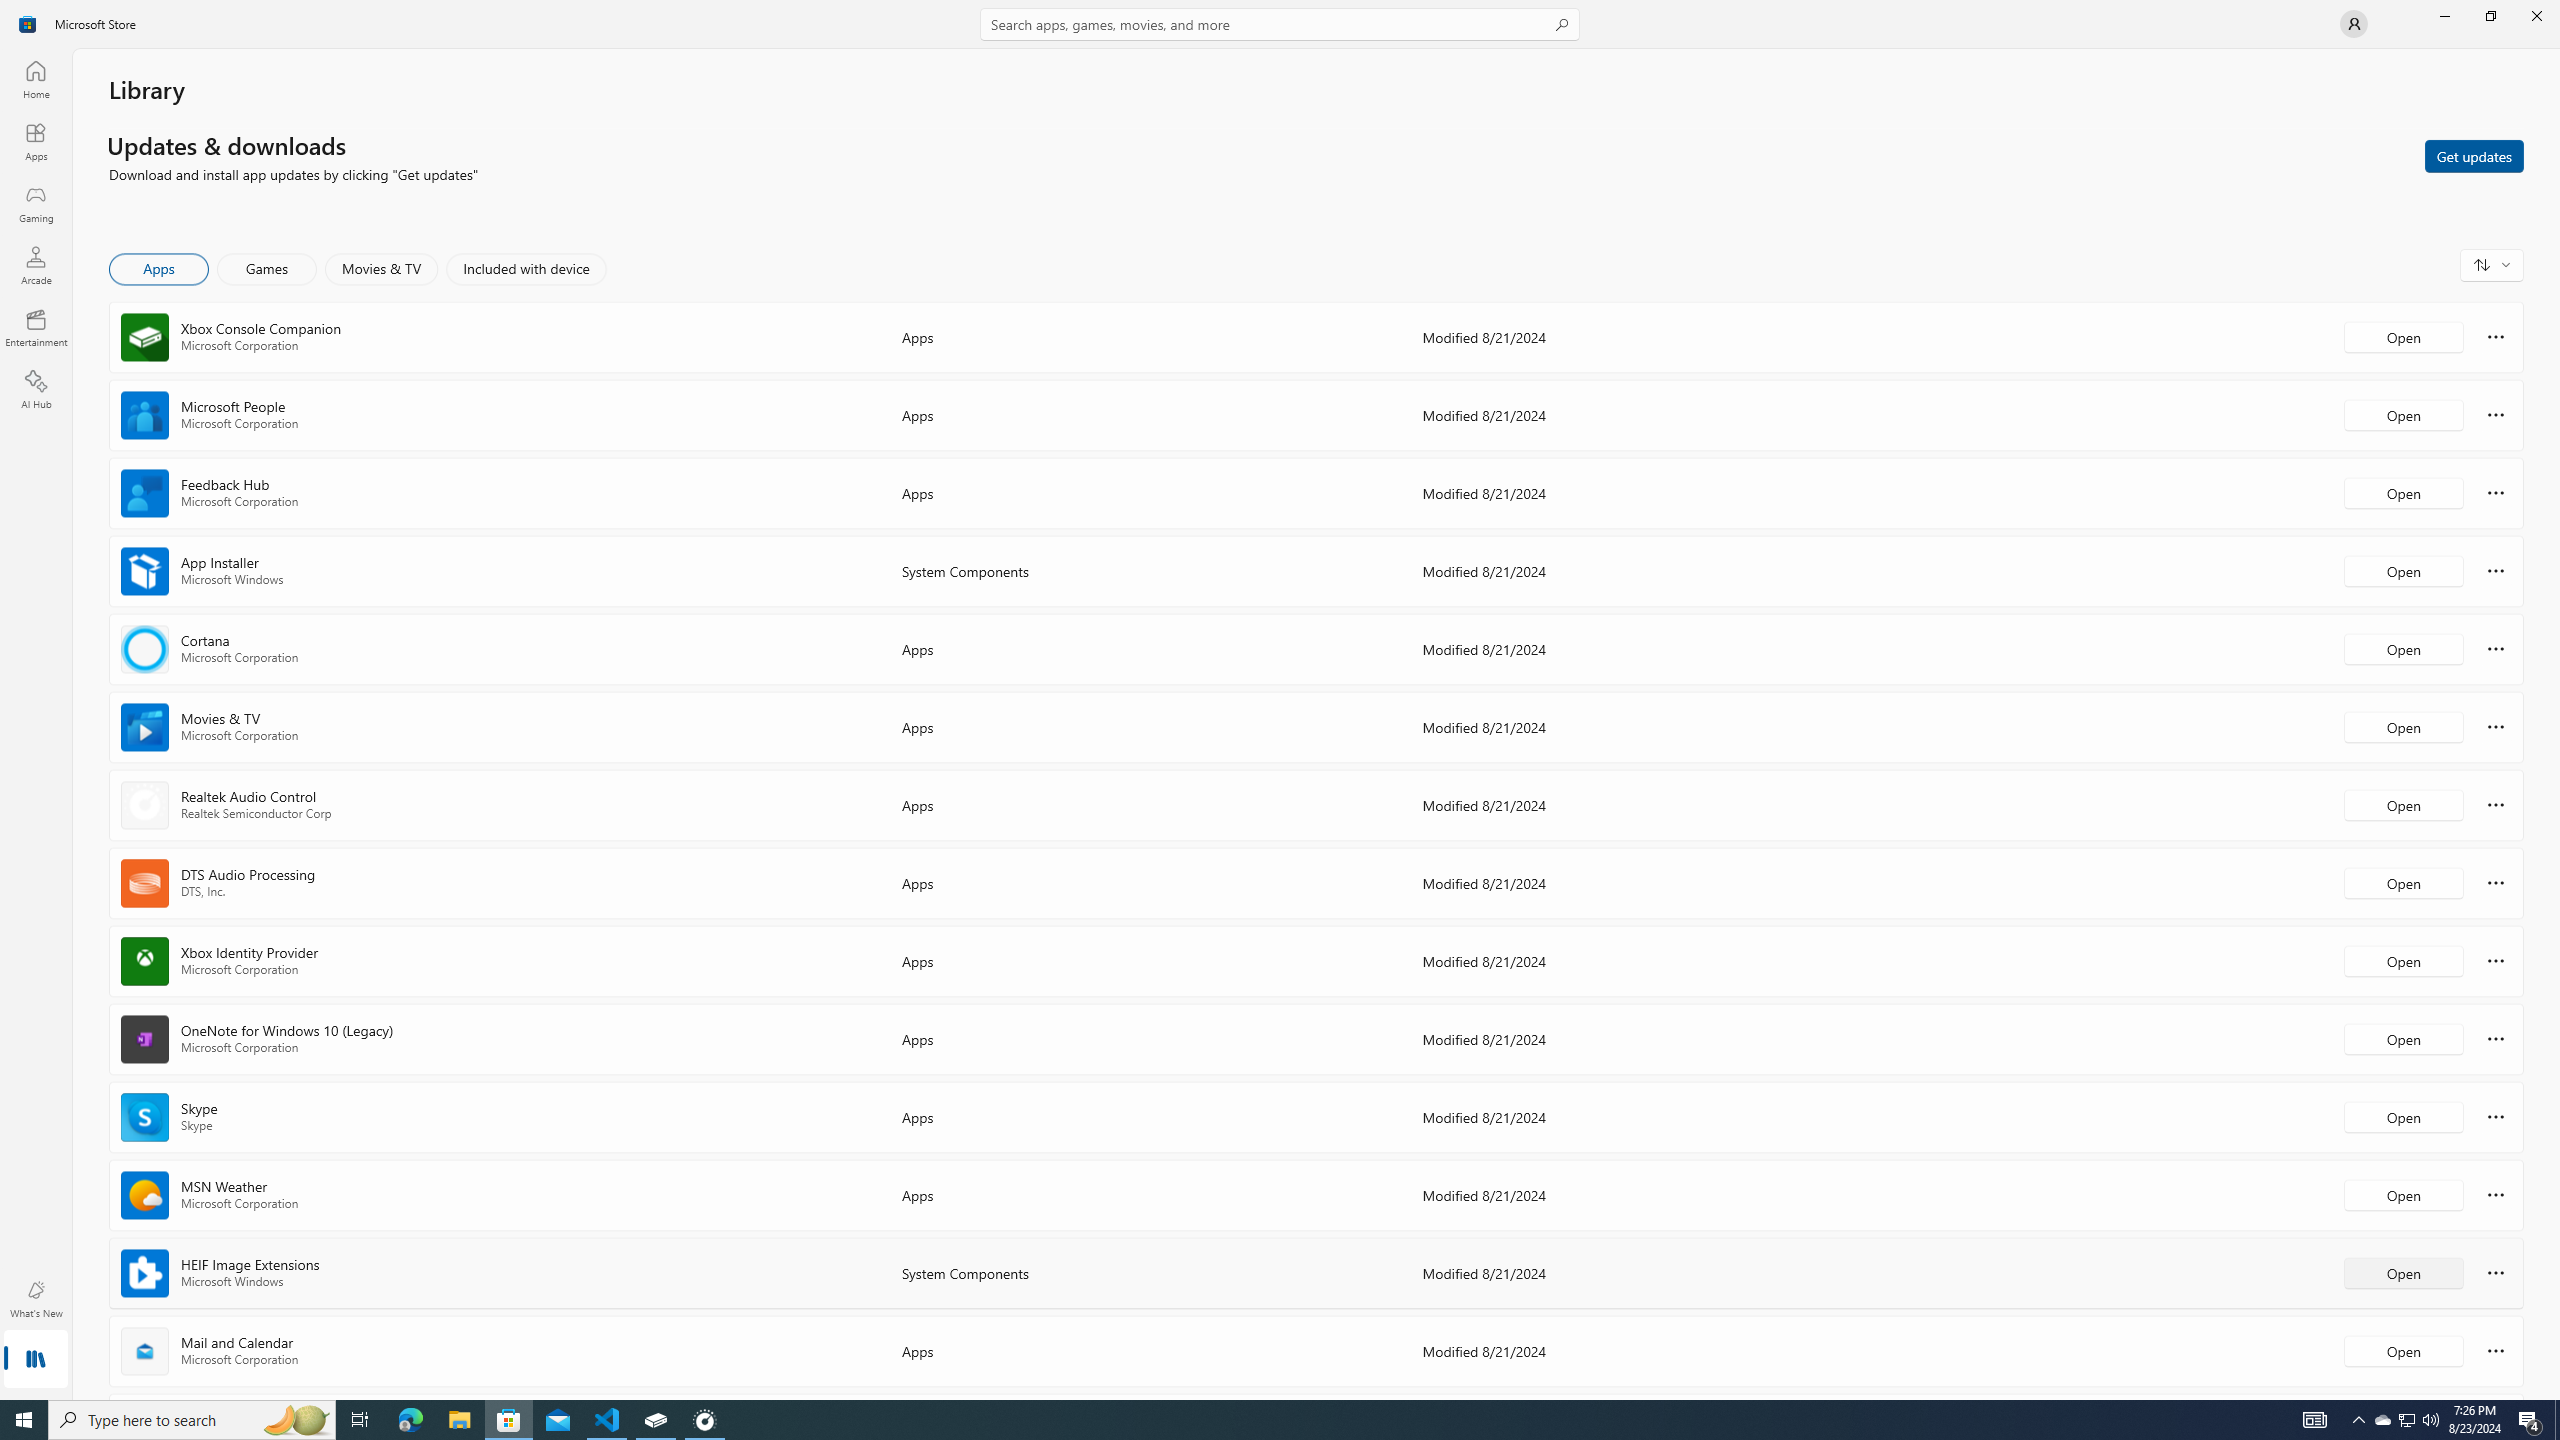 Image resolution: width=2560 pixels, height=1440 pixels. I want to click on 'Restore Microsoft Store', so click(2490, 15).